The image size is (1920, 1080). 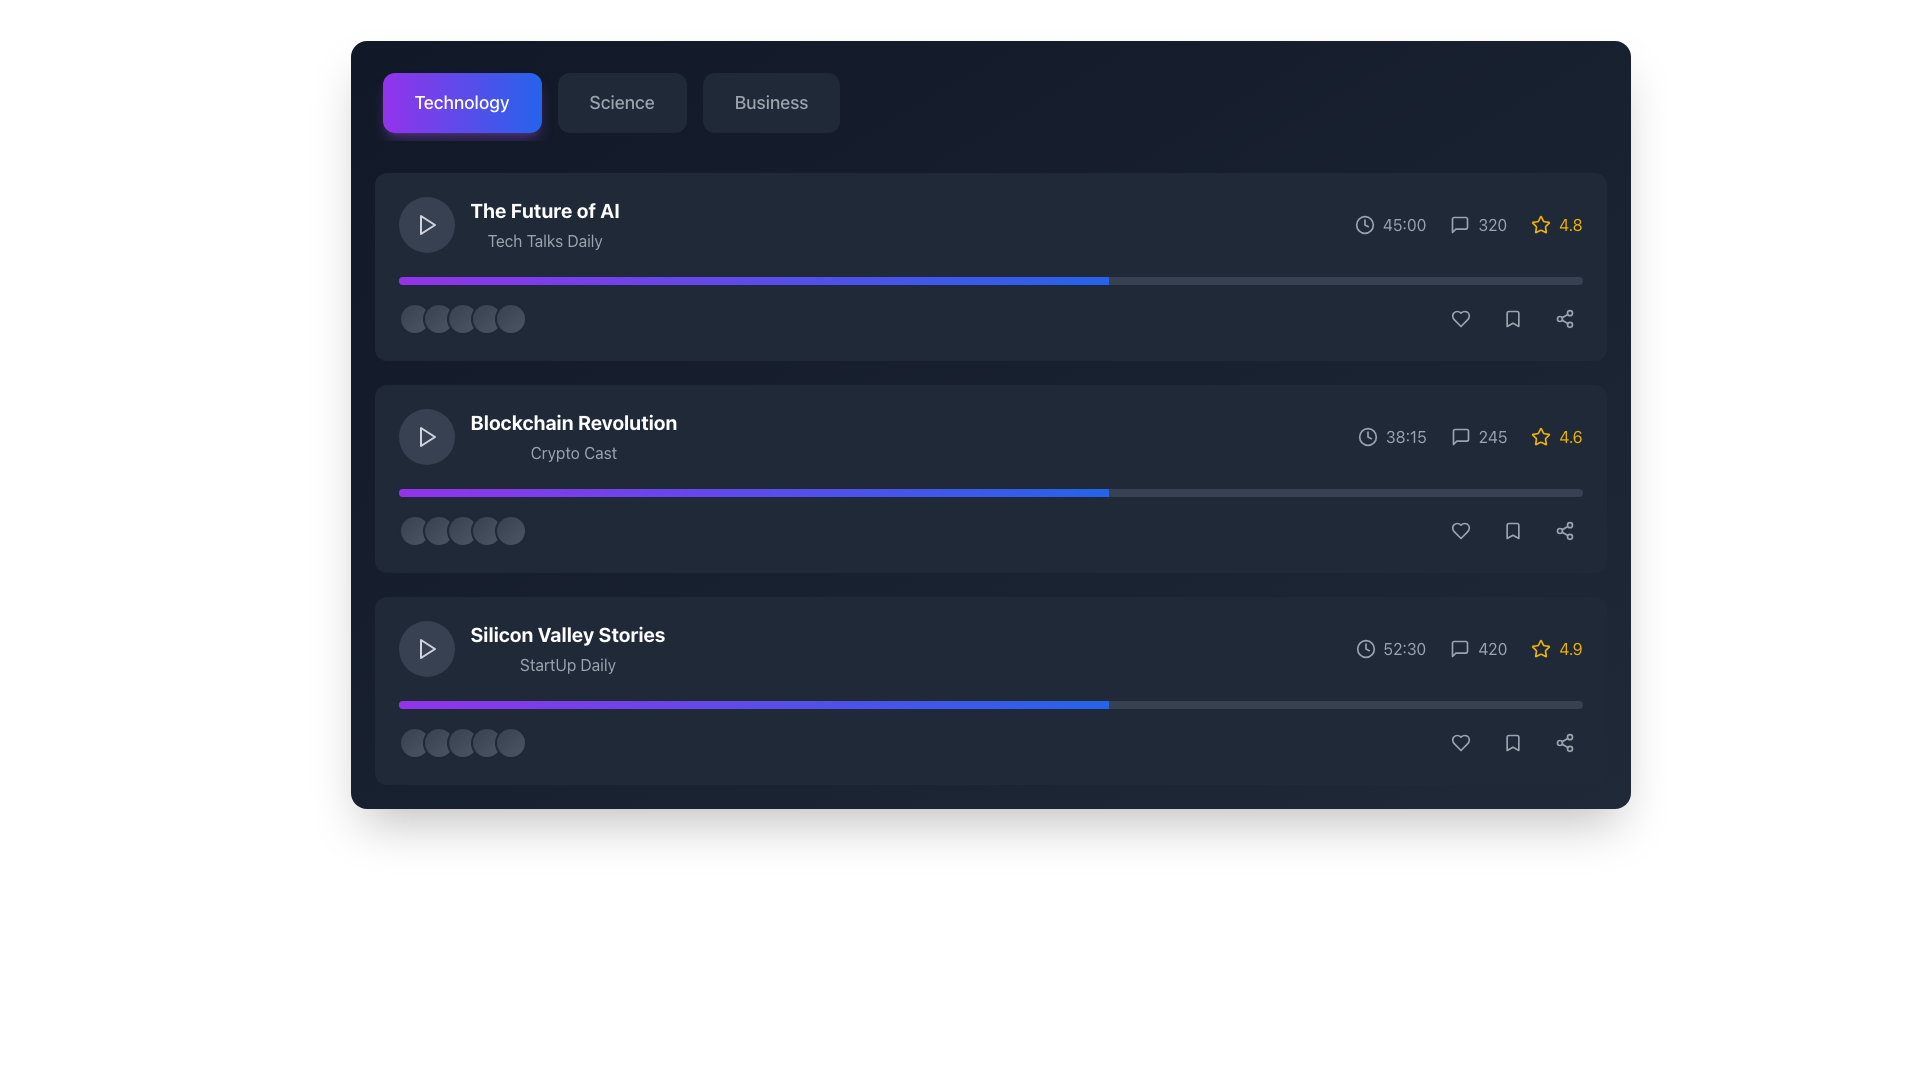 What do you see at coordinates (425, 224) in the screenshot?
I see `the play button icon located at the left side of the podcast card labeled 'The Future of AI'` at bounding box center [425, 224].